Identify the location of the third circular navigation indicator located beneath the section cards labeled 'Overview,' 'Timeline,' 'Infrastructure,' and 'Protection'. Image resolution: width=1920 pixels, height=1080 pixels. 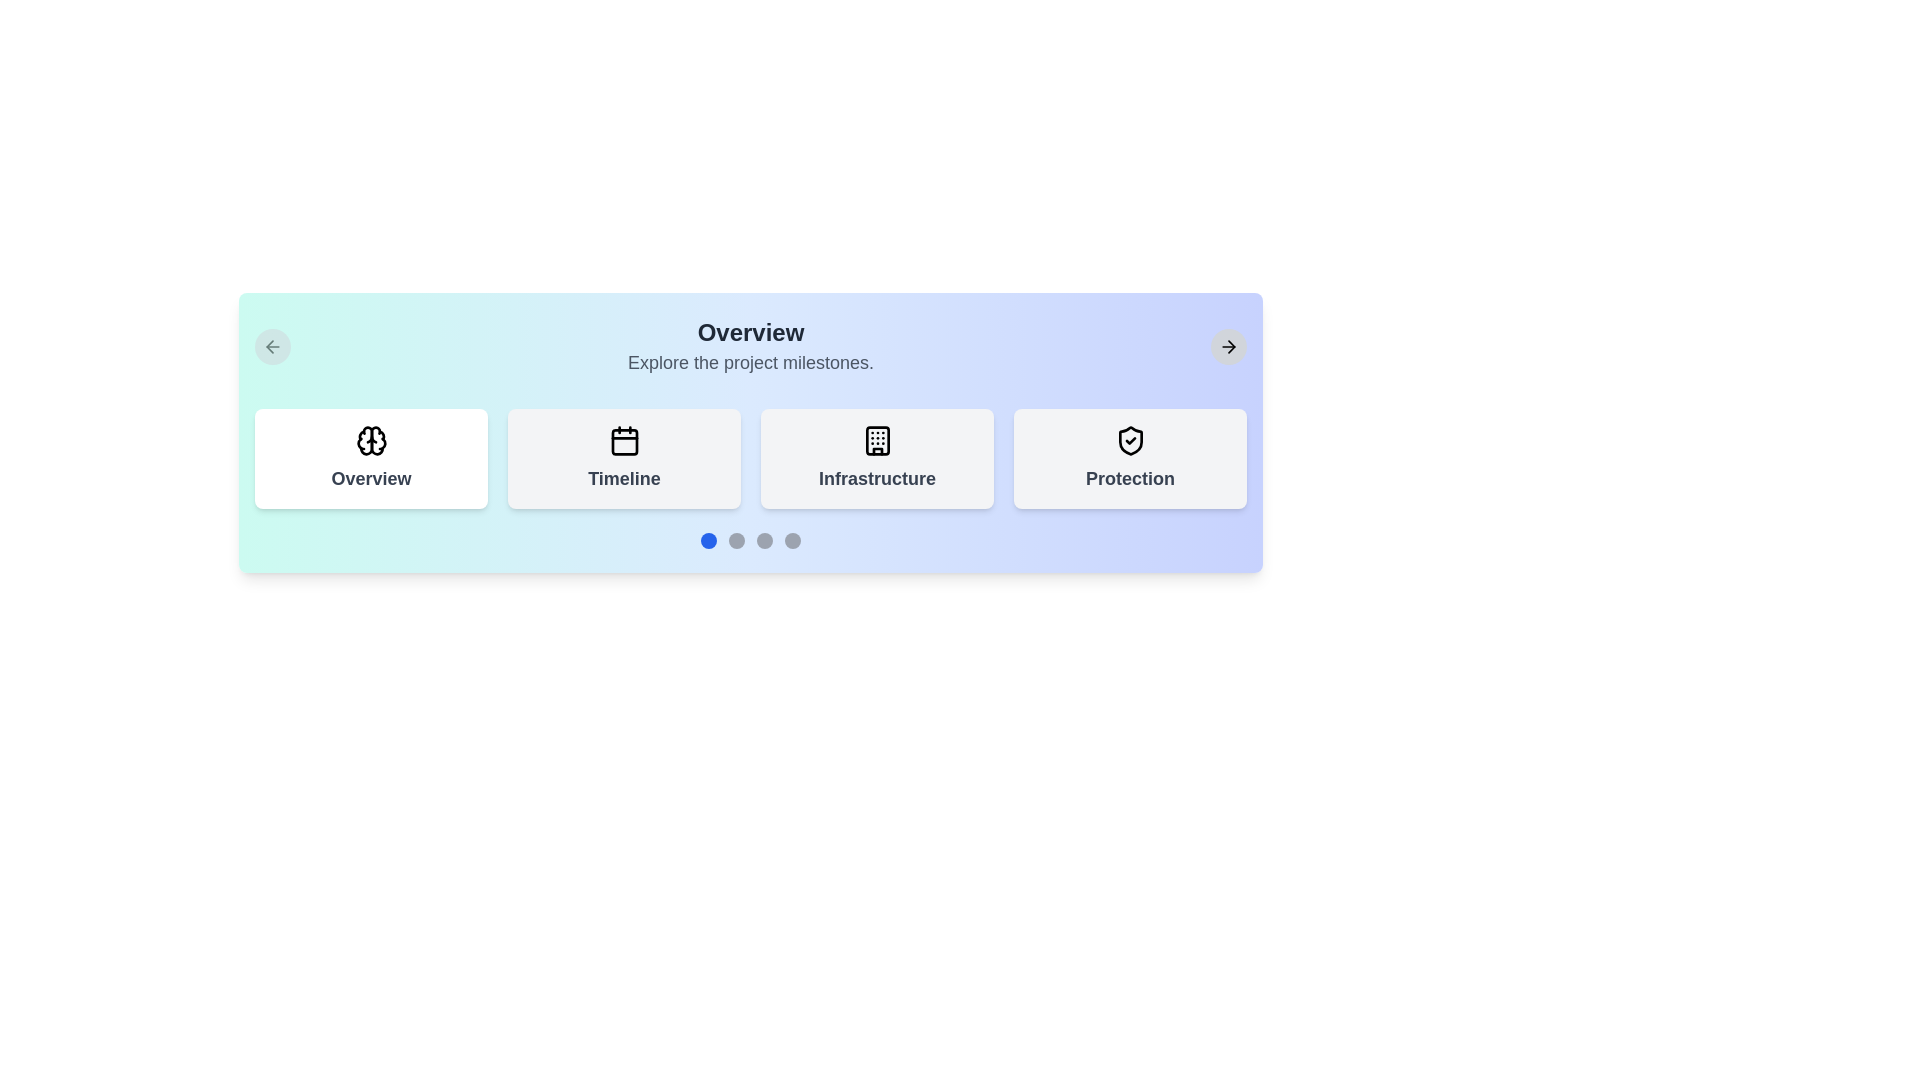
(763, 540).